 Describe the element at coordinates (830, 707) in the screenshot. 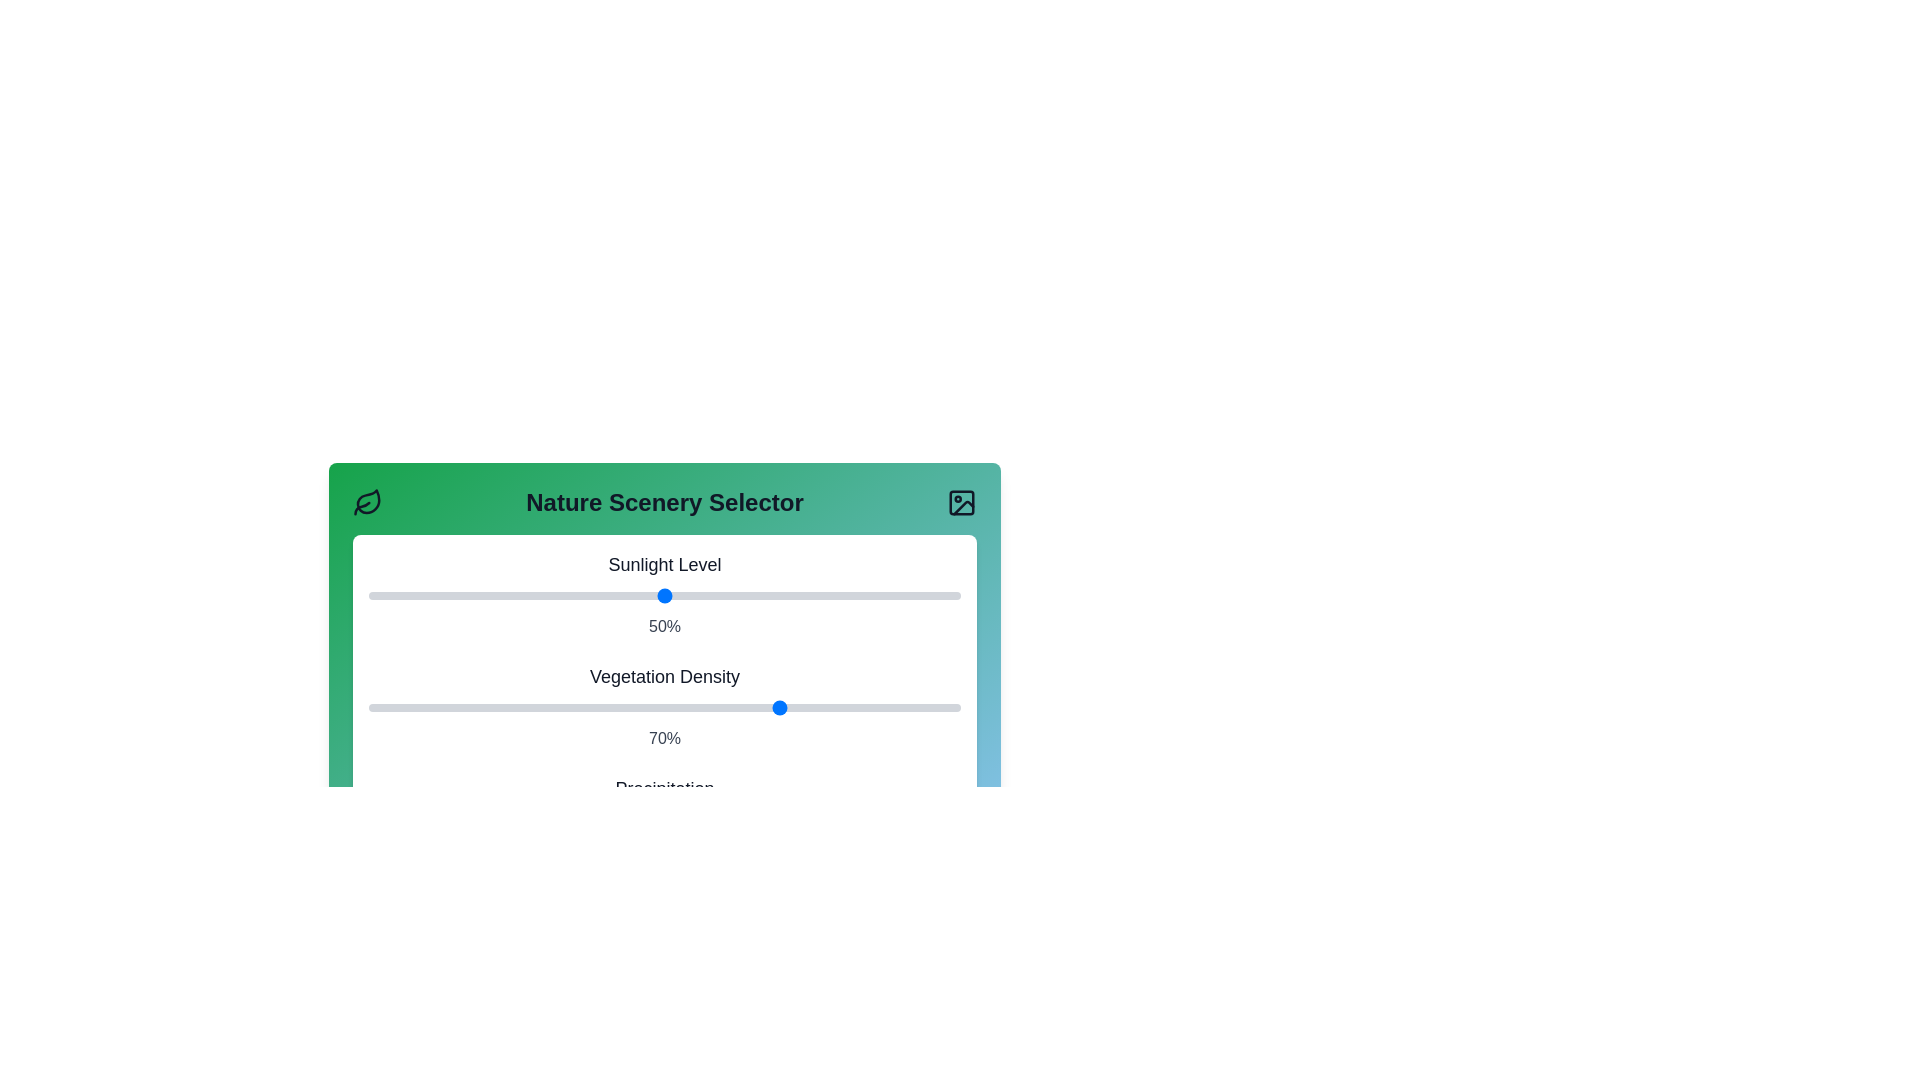

I see `the Vegetation Density slider to set its value to 78` at that location.